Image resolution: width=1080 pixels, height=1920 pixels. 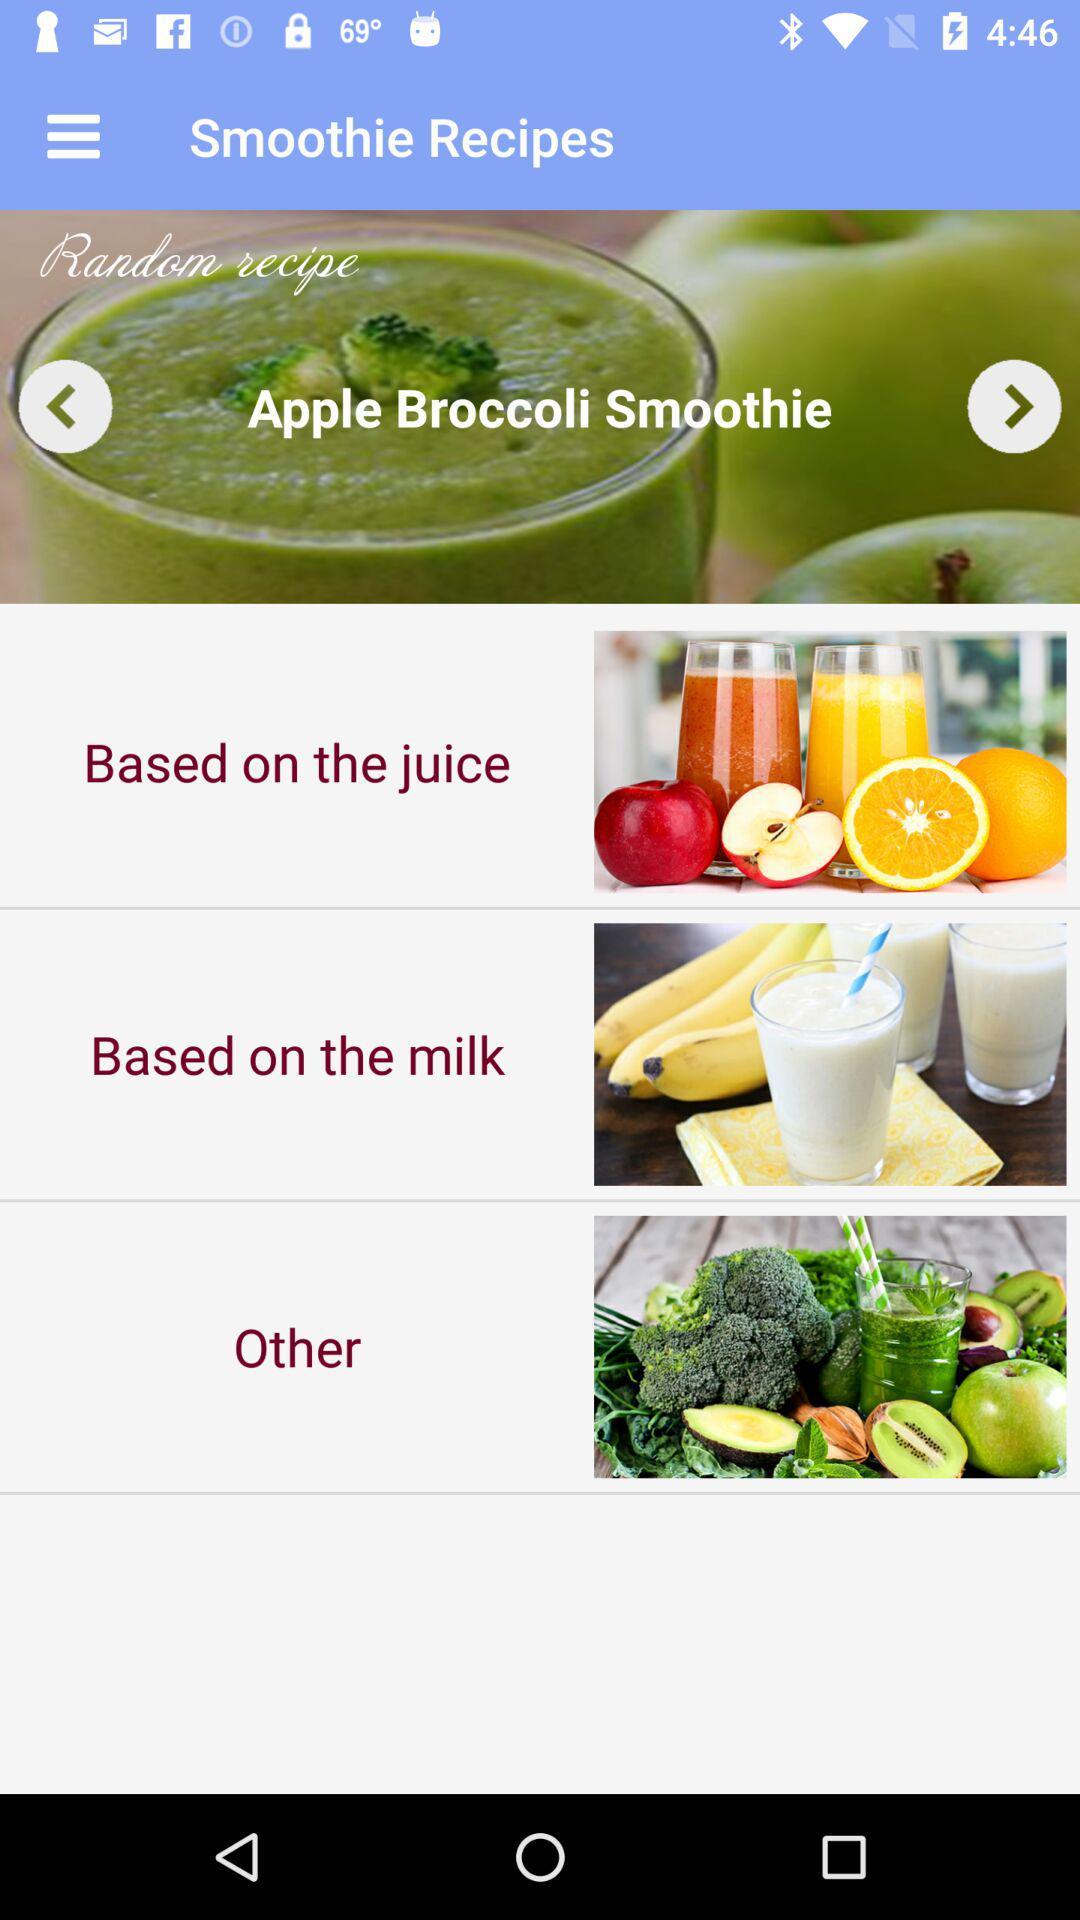 What do you see at coordinates (64, 405) in the screenshot?
I see `go back` at bounding box center [64, 405].